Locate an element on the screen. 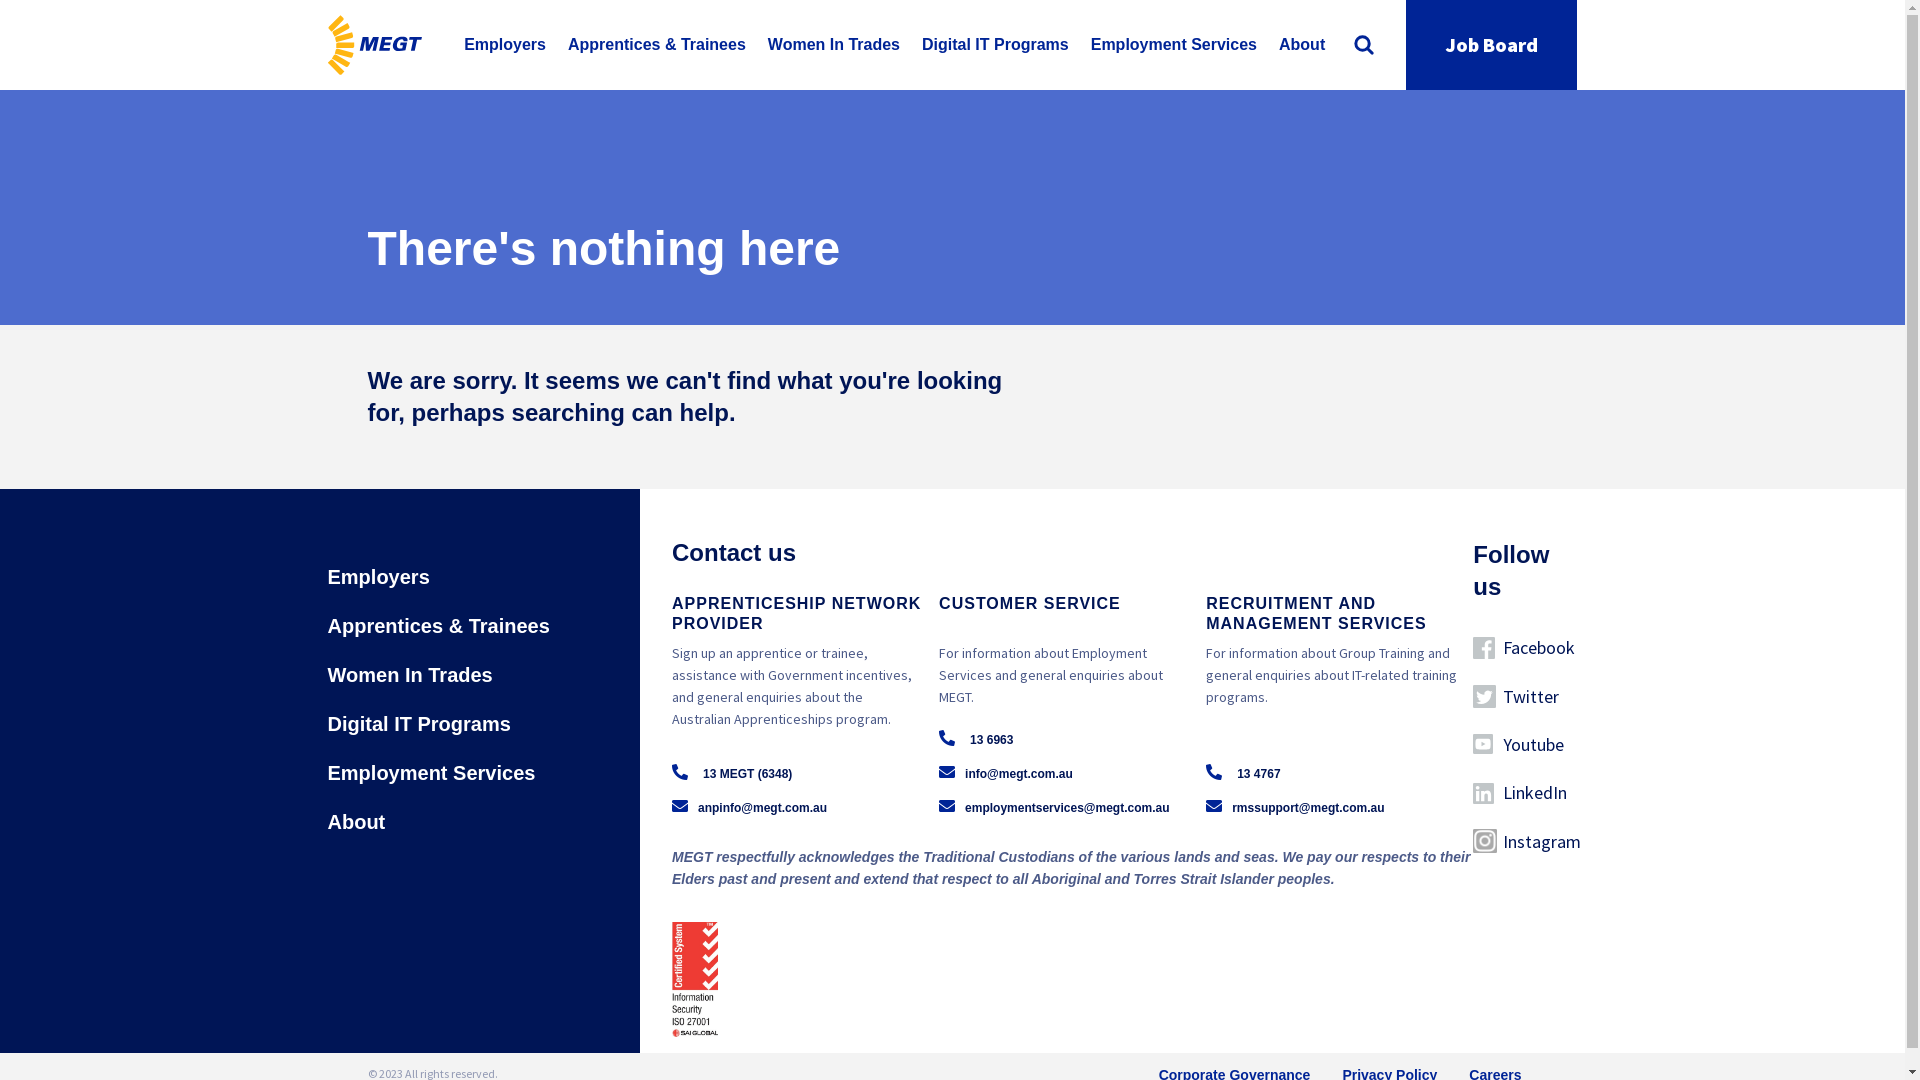  'rmssupport@megt.com.au' is located at coordinates (1295, 805).